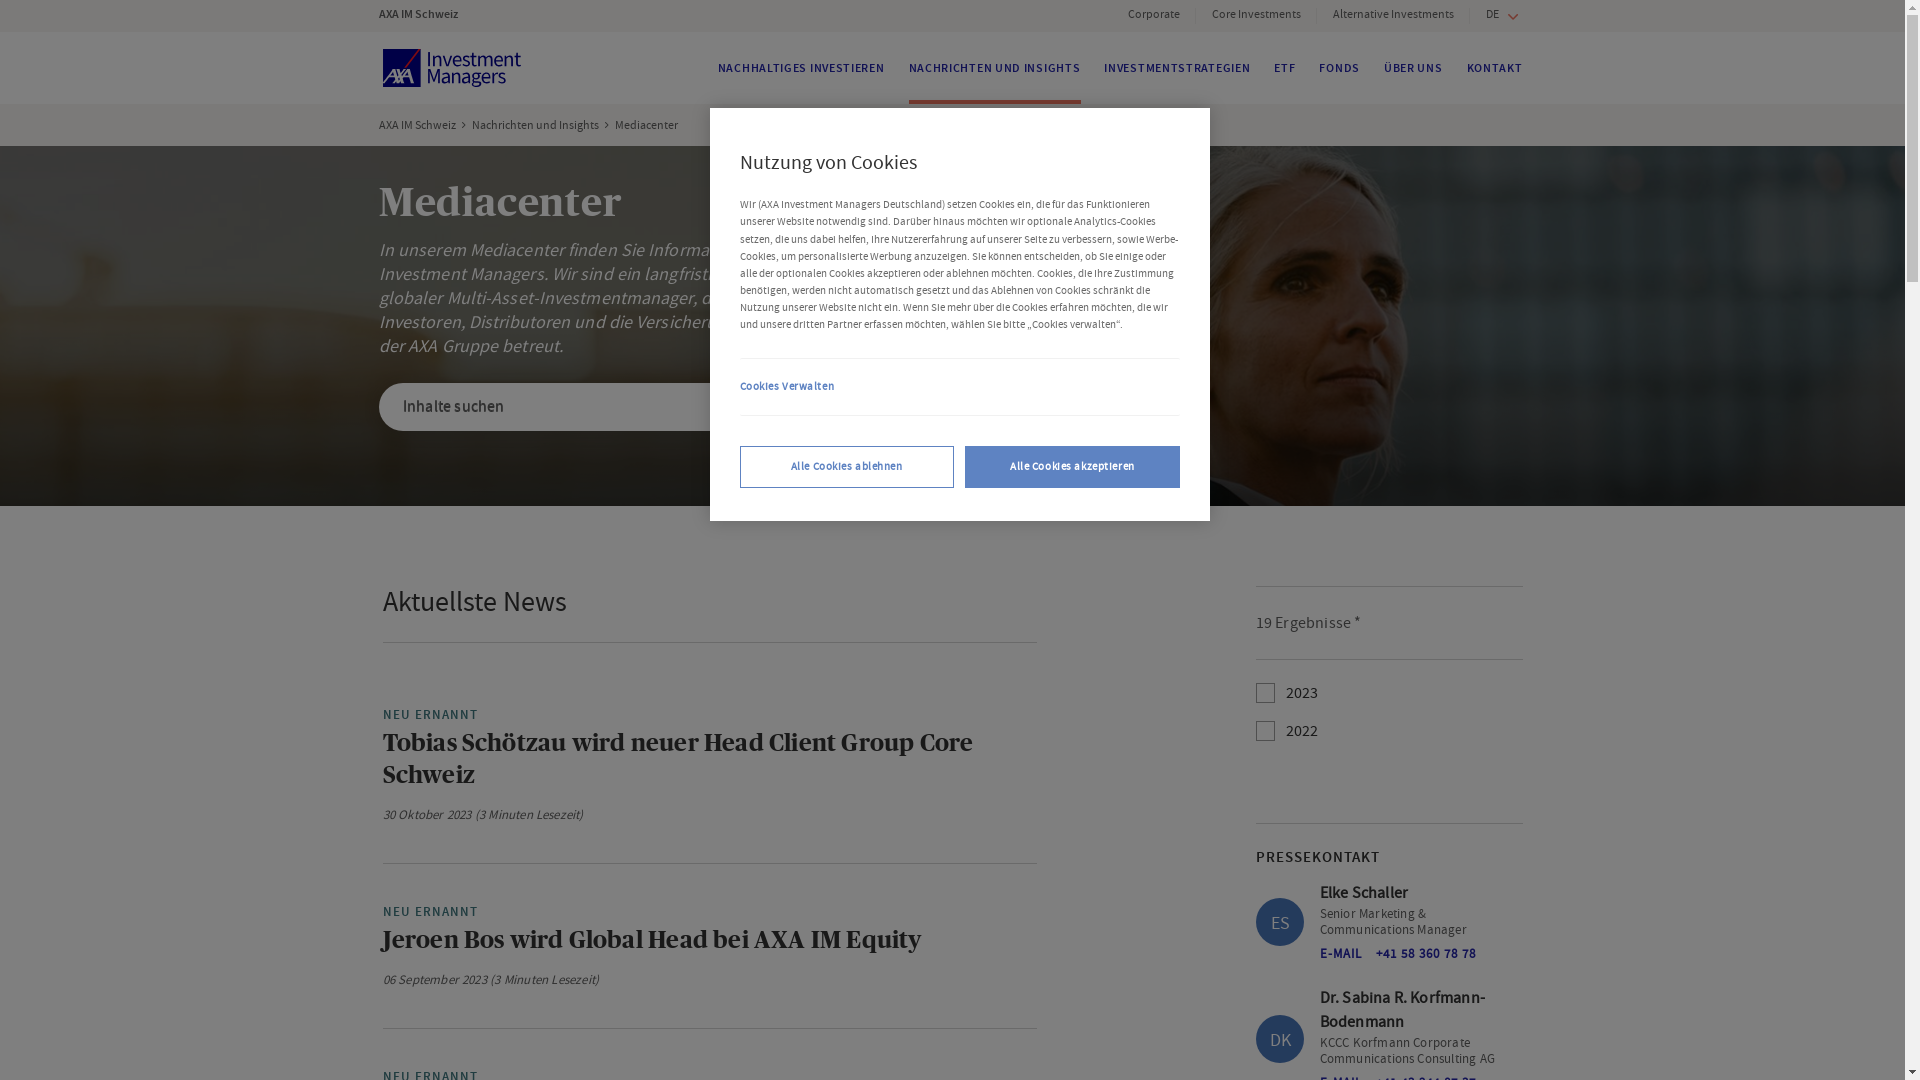 This screenshot has height=1080, width=1920. Describe the element at coordinates (1153, 15) in the screenshot. I see `'Corporate'` at that location.